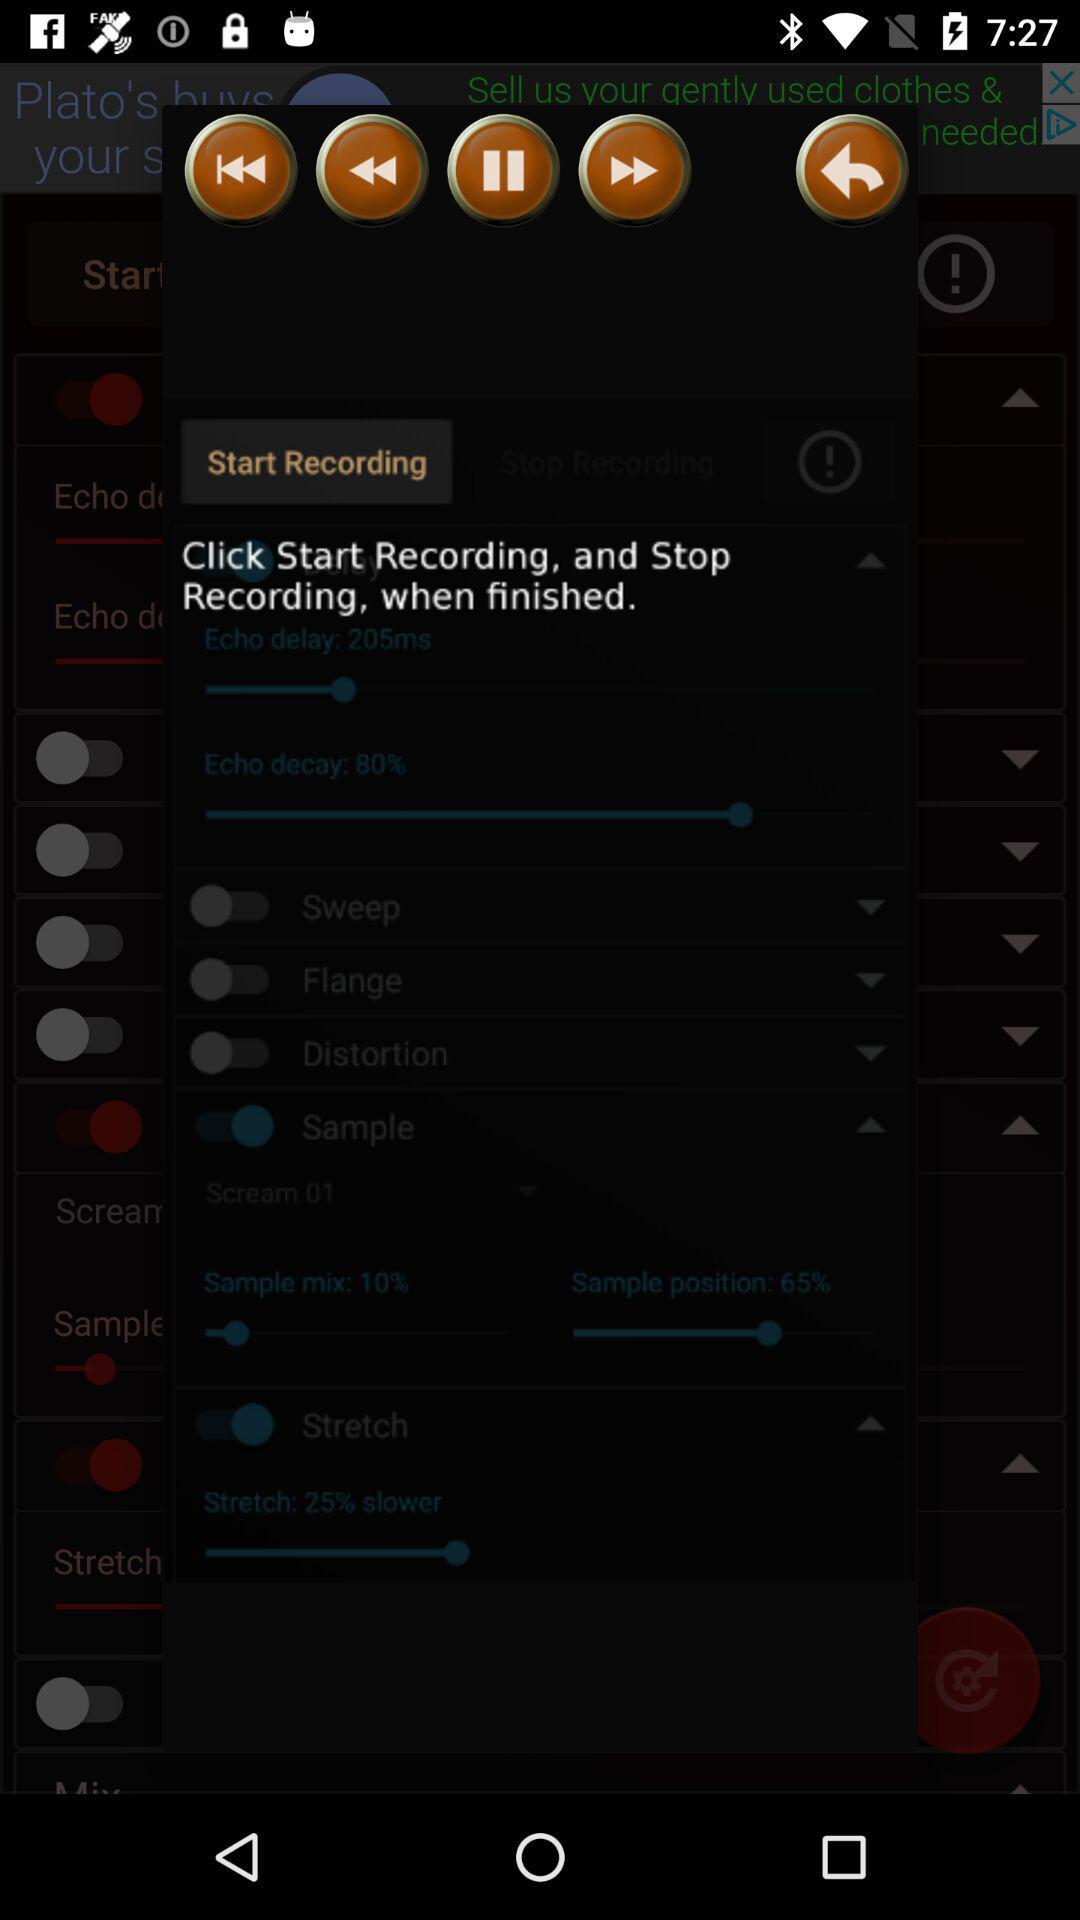 The height and width of the screenshot is (1920, 1080). What do you see at coordinates (502, 170) in the screenshot?
I see `pause recording` at bounding box center [502, 170].